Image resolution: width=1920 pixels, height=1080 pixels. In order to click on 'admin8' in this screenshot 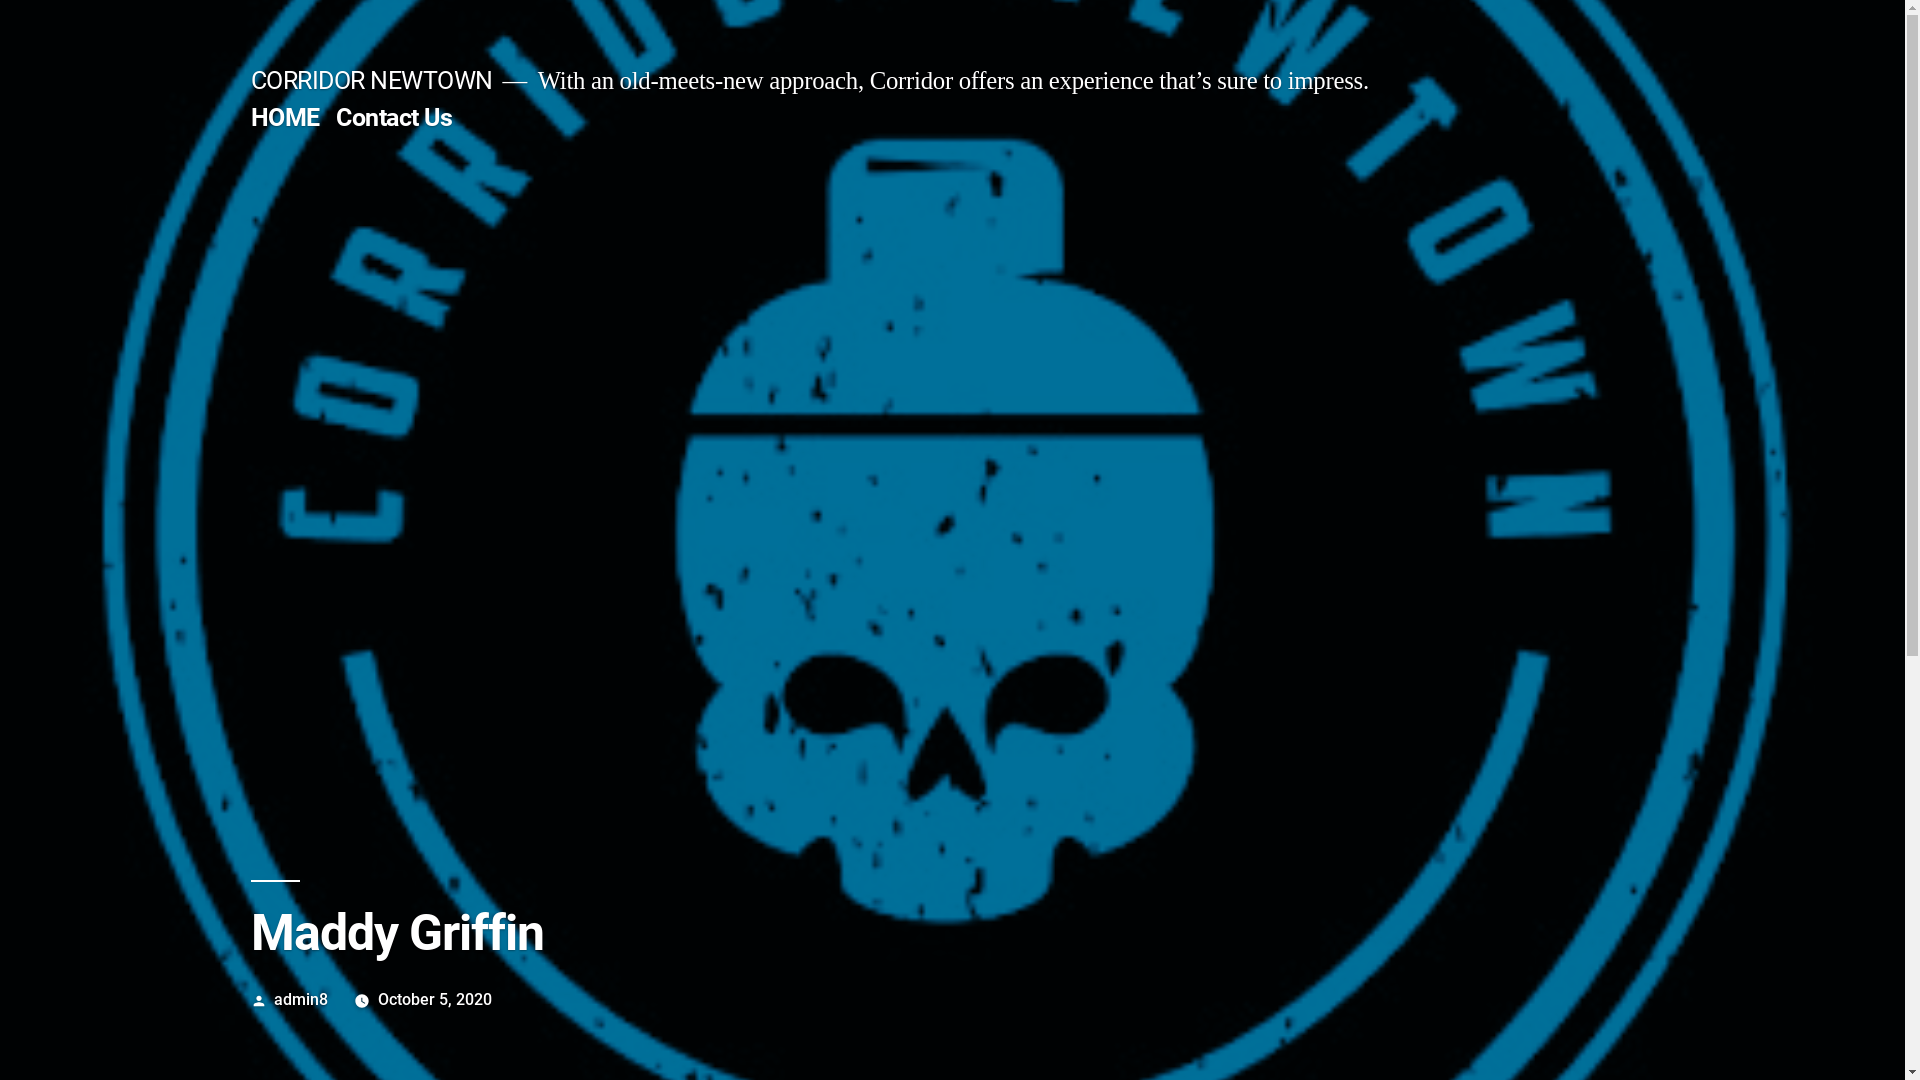, I will do `click(300, 999)`.